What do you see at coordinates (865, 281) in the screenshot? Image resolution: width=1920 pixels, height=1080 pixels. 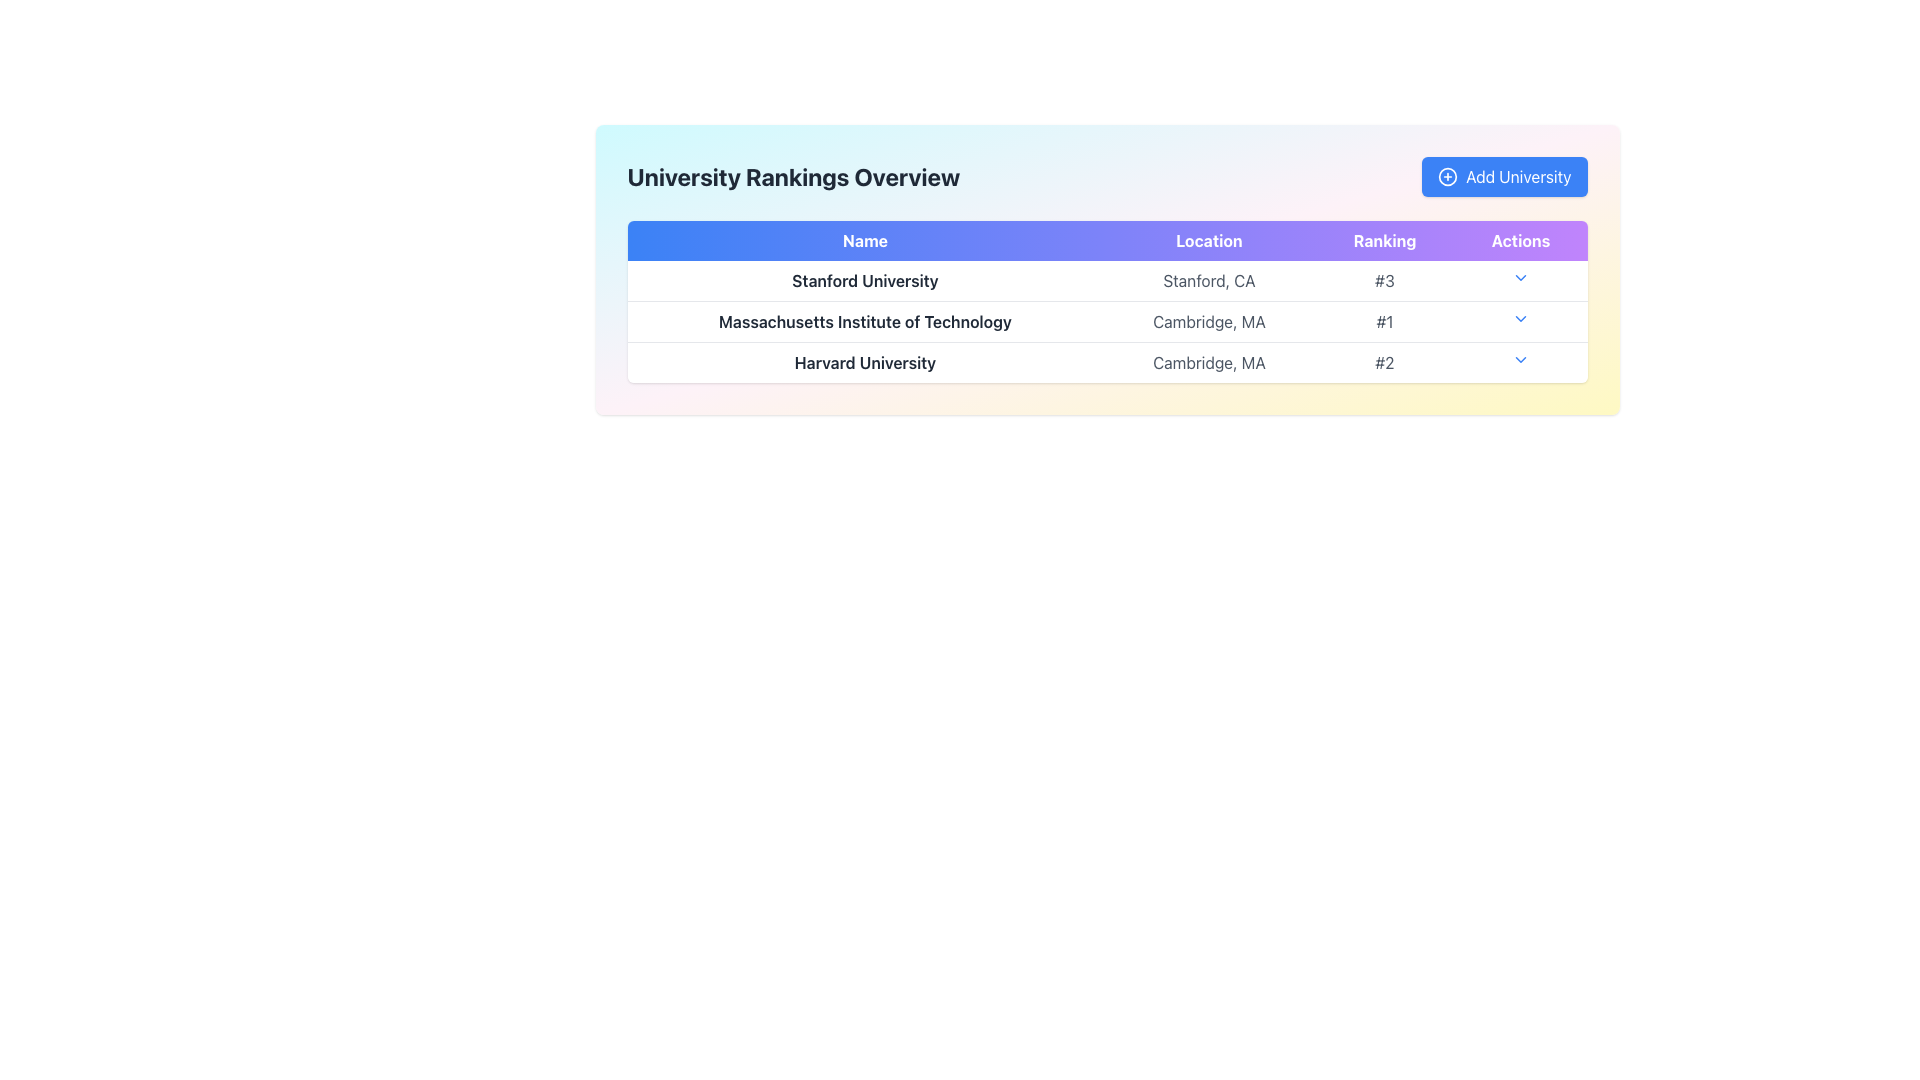 I see `the text label displaying 'Stanford University', which is the primary title in the first row of the table under the 'Name' column header` at bounding box center [865, 281].